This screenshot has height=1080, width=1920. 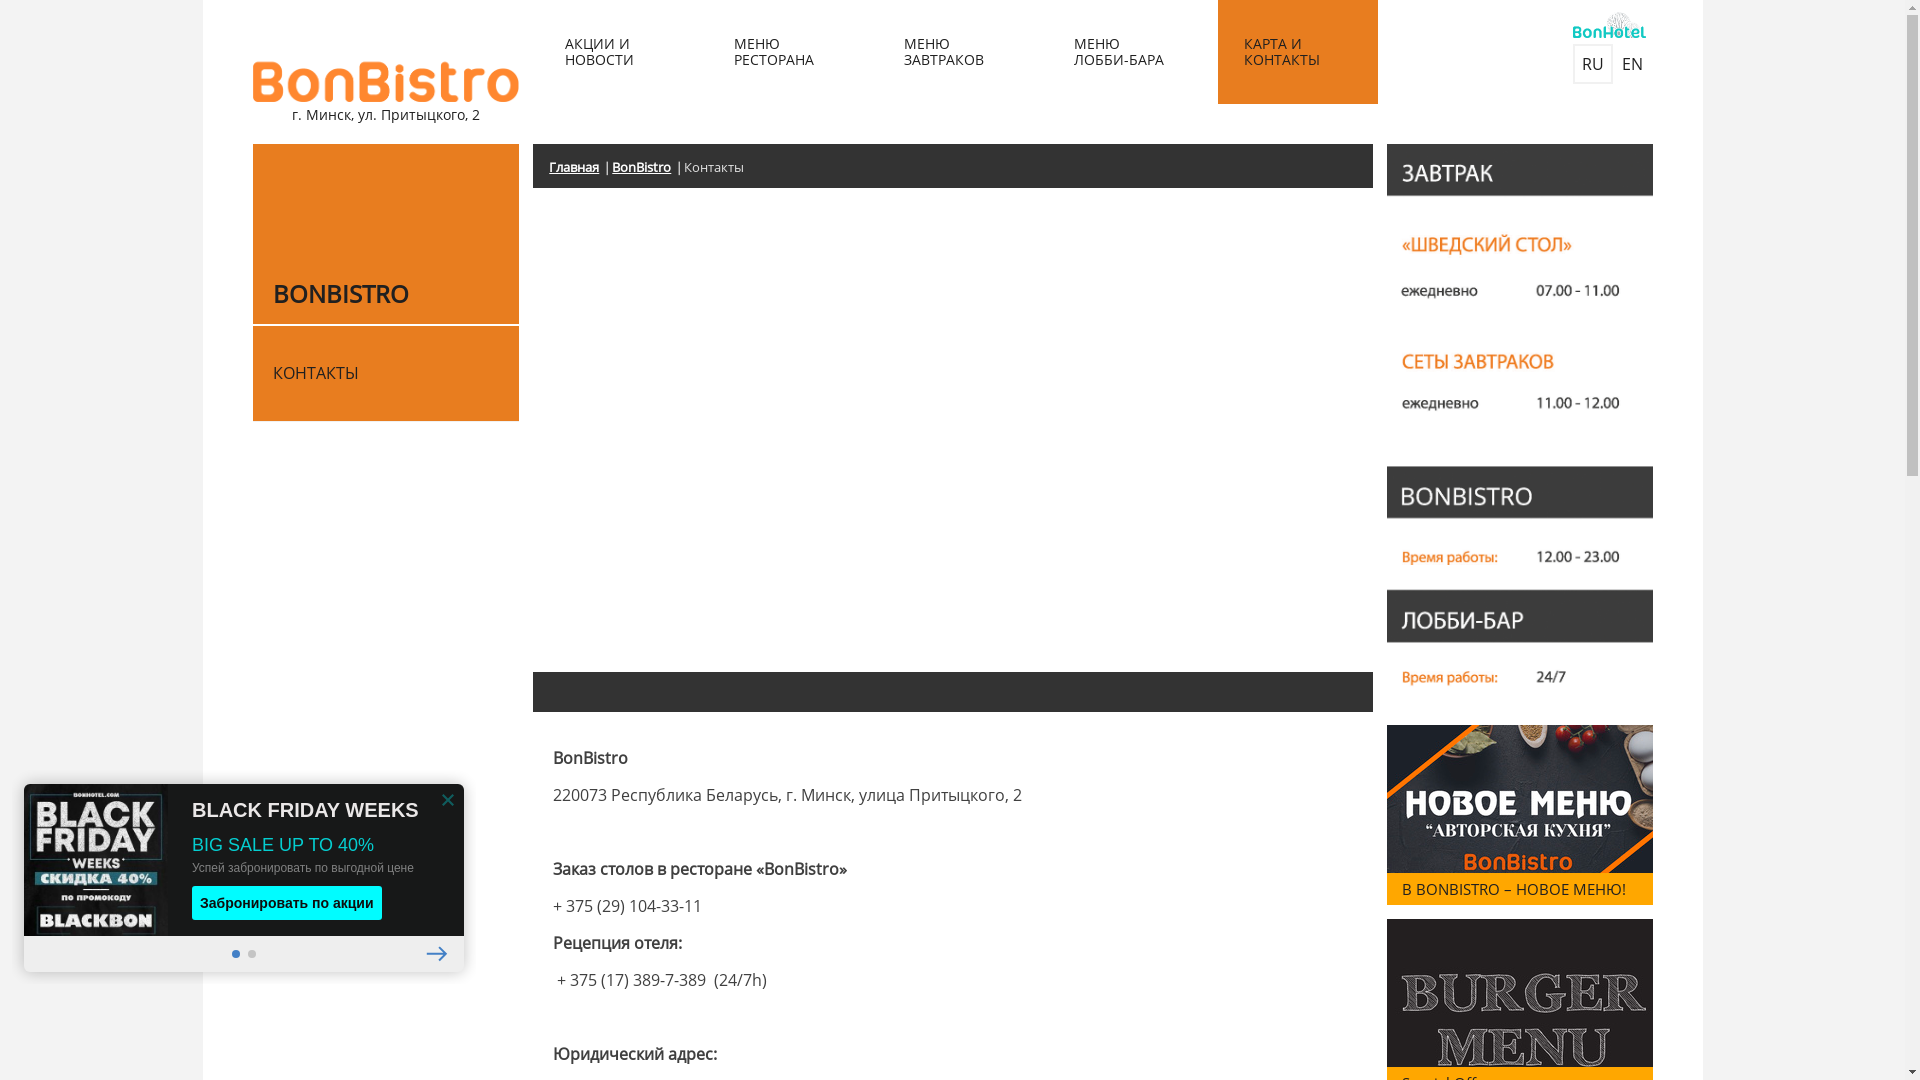 What do you see at coordinates (1612, 63) in the screenshot?
I see `'EN'` at bounding box center [1612, 63].